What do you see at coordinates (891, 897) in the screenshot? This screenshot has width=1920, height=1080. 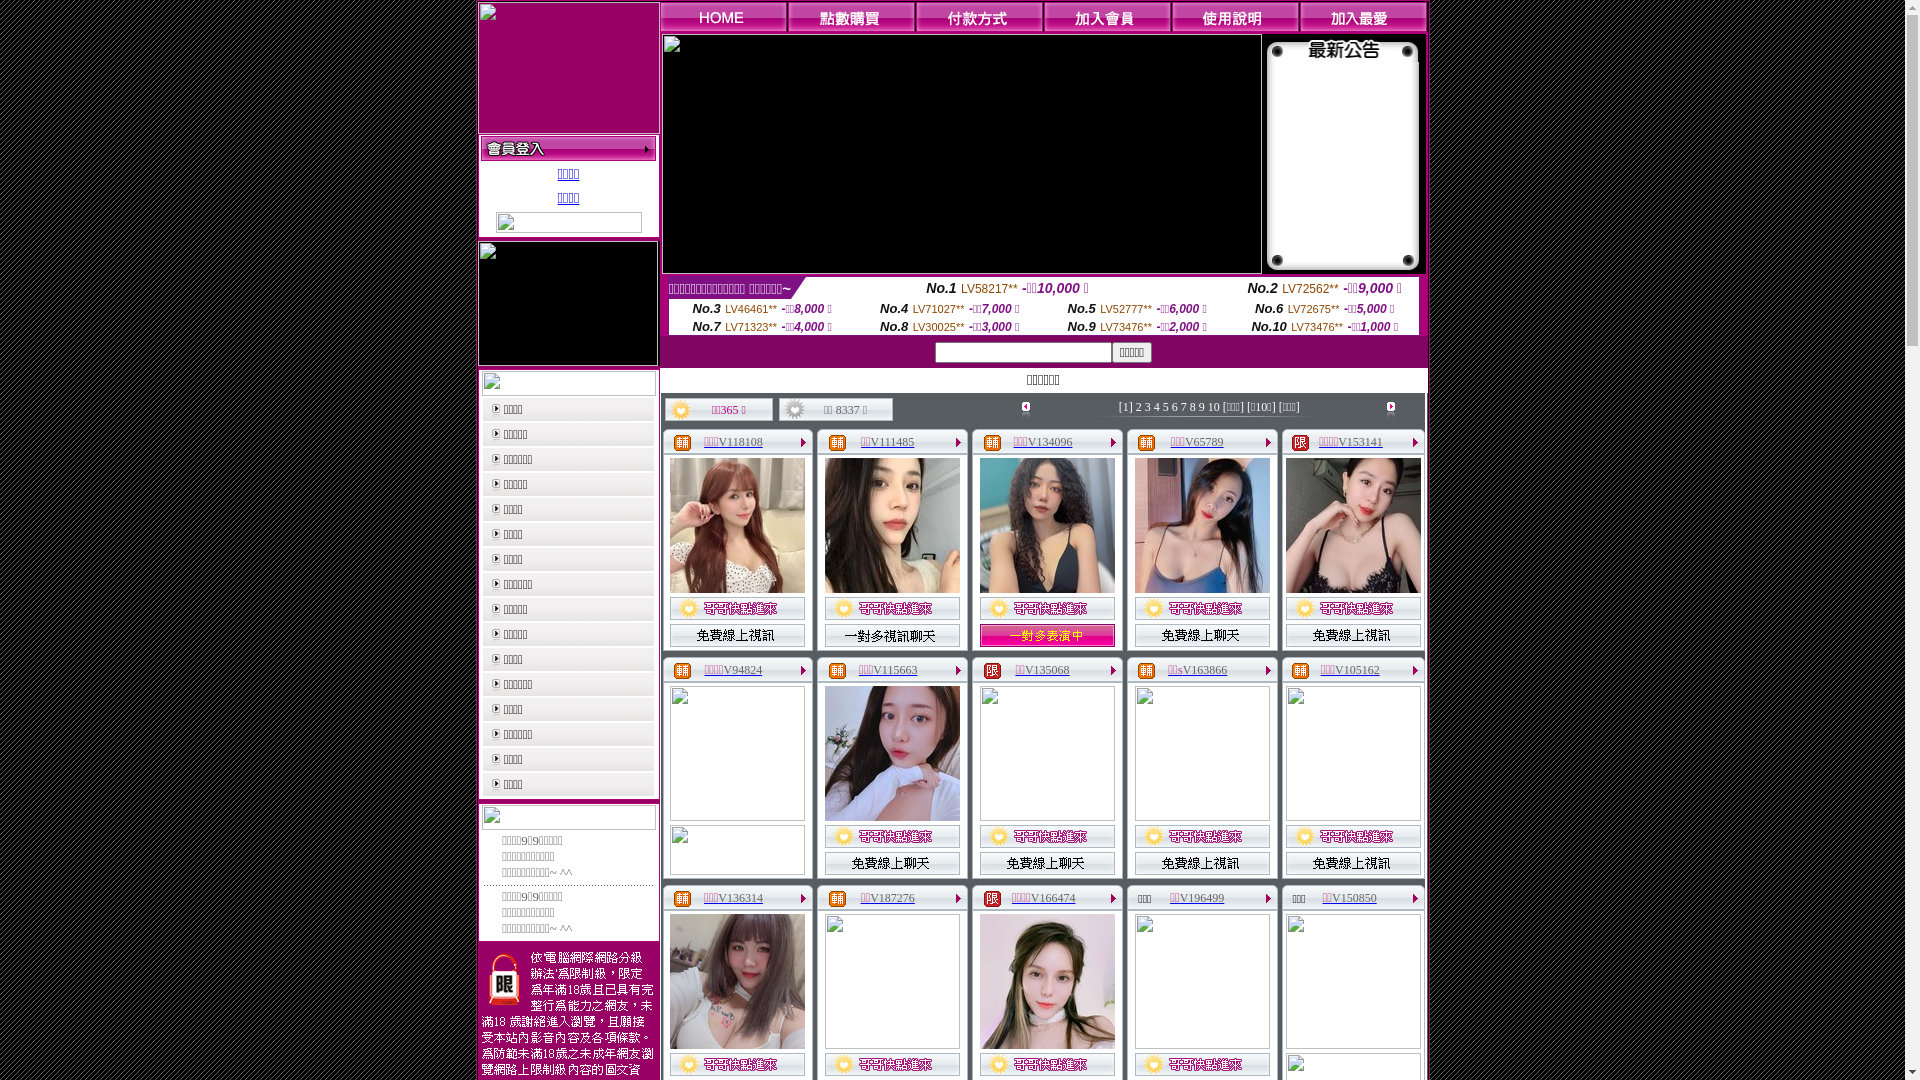 I see `'V187276'` at bounding box center [891, 897].